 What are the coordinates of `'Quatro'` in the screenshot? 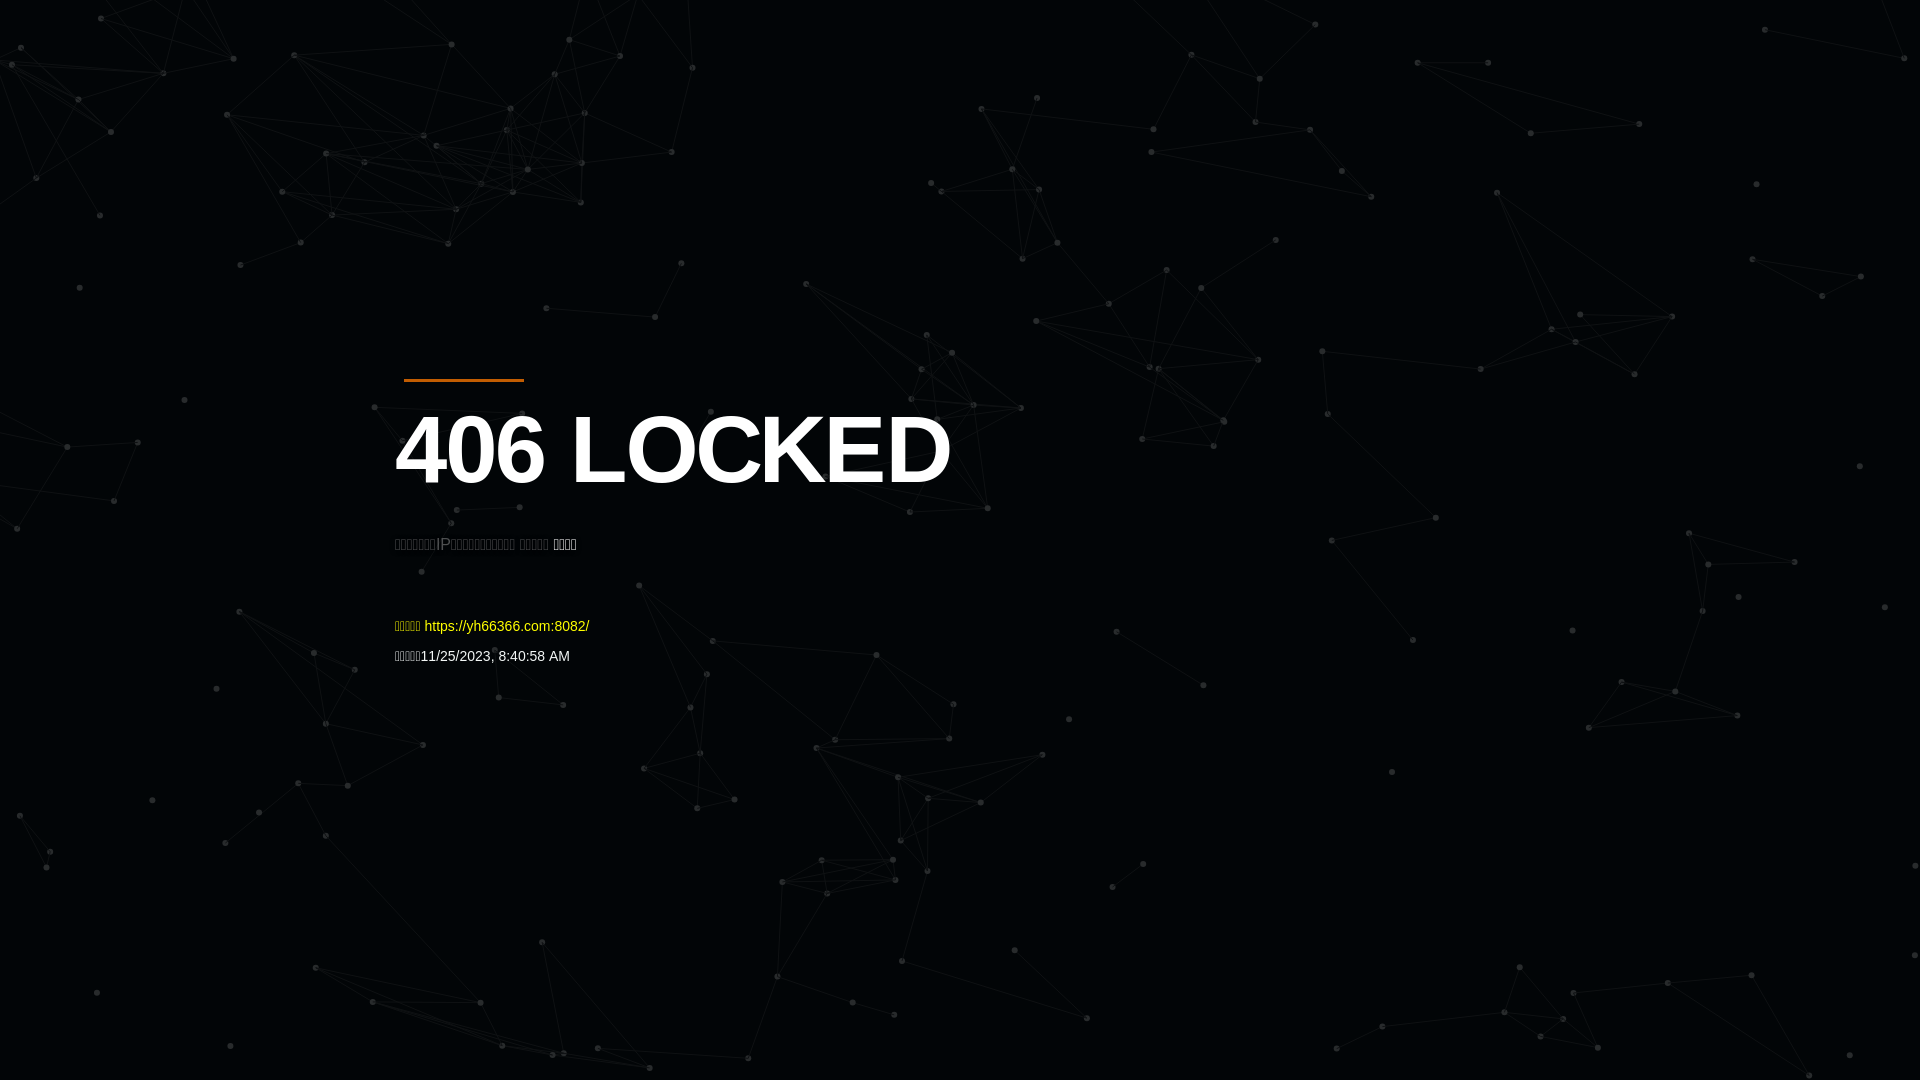 It's located at (542, 114).